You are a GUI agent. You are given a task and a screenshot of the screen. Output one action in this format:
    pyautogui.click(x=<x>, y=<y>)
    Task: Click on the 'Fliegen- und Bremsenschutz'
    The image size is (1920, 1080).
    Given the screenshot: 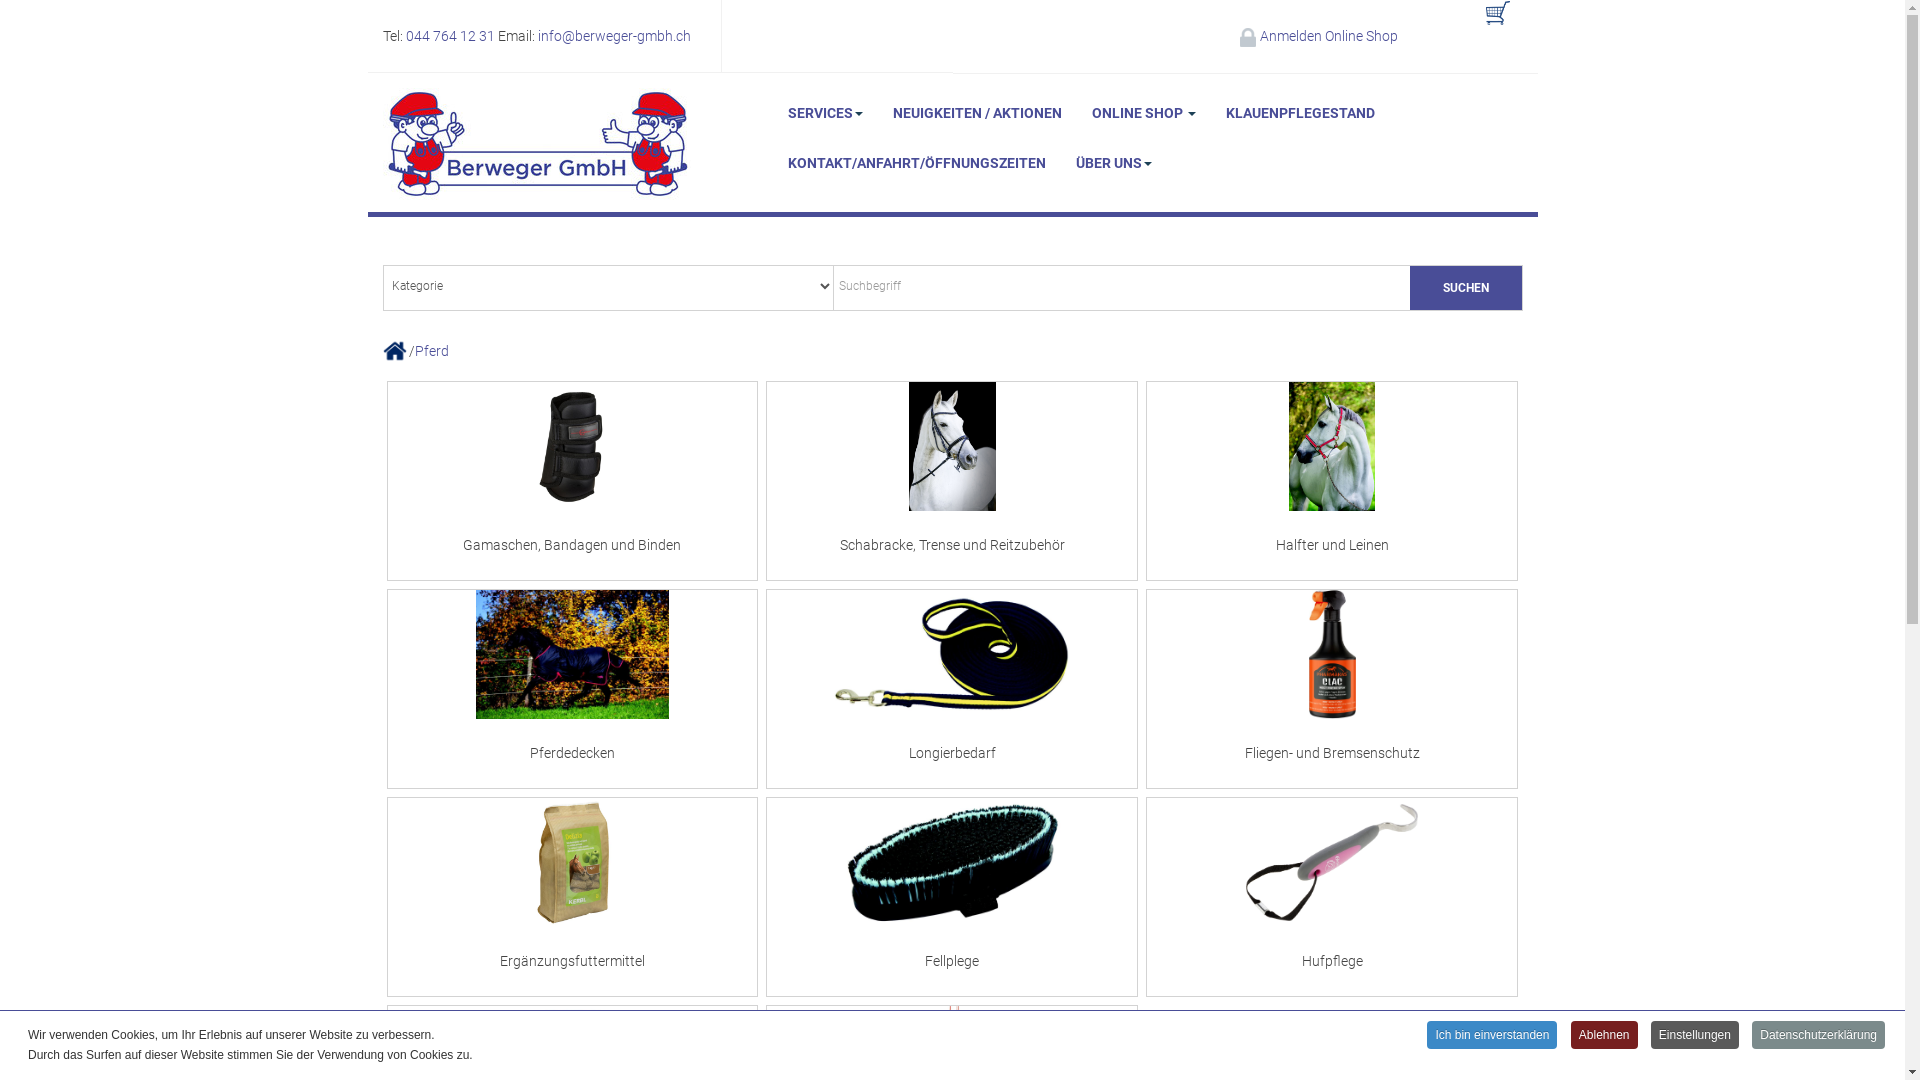 What is the action you would take?
    pyautogui.click(x=1332, y=688)
    